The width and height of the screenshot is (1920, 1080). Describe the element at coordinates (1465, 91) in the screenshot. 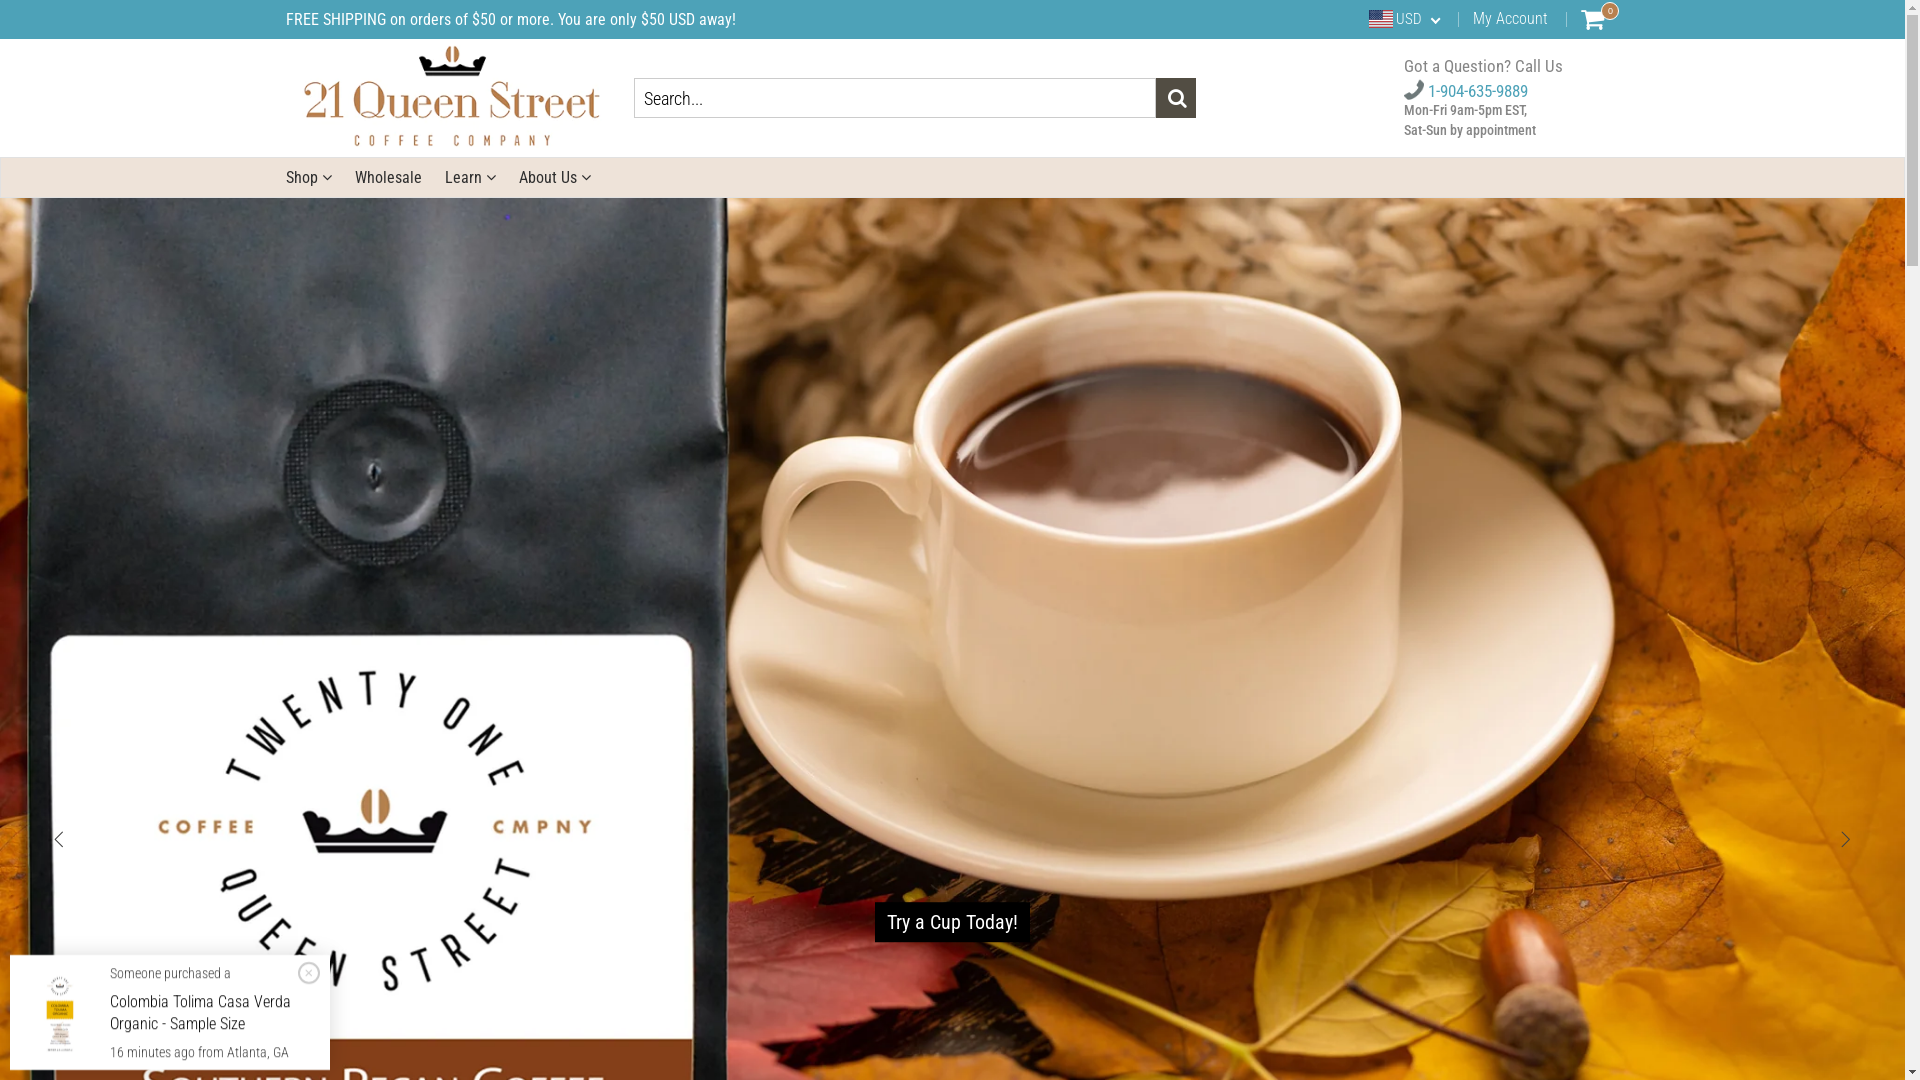

I see `'1-904-635-9889'` at that location.